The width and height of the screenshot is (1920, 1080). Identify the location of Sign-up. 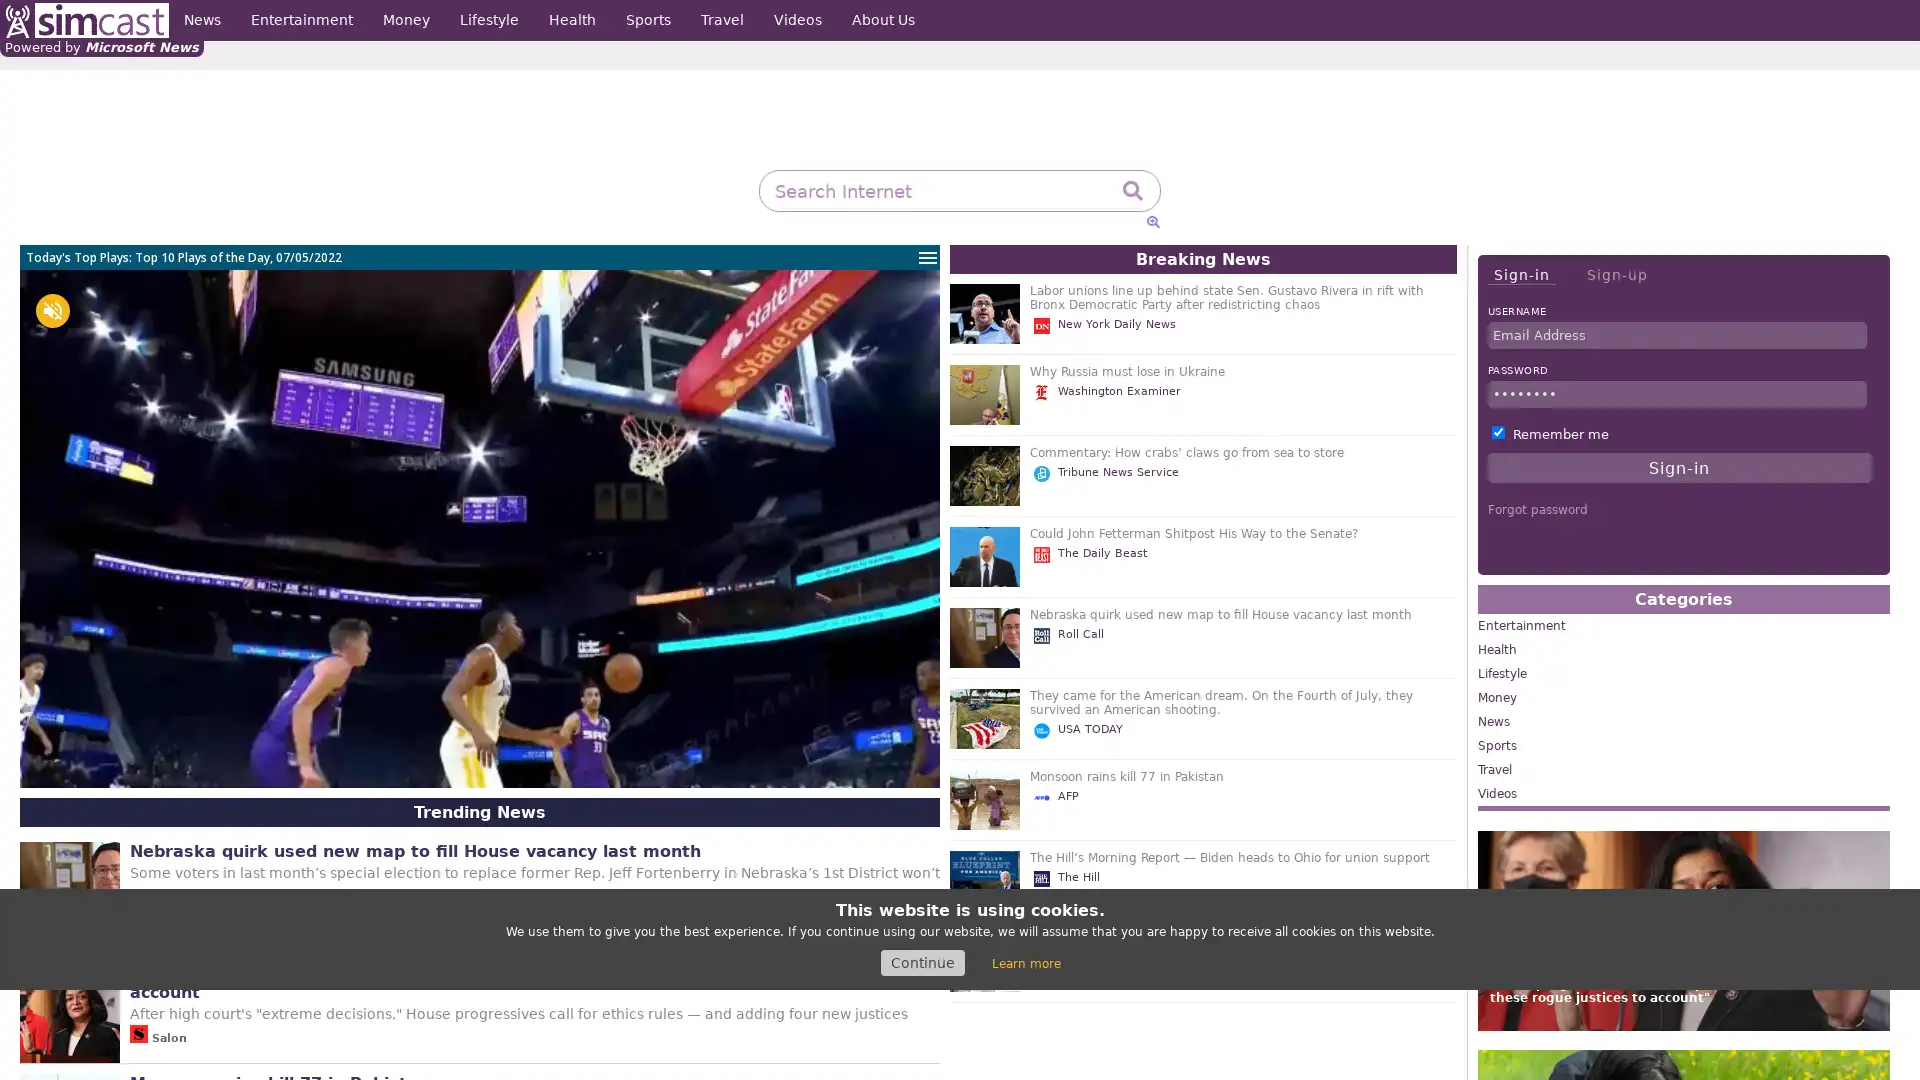
(1616, 274).